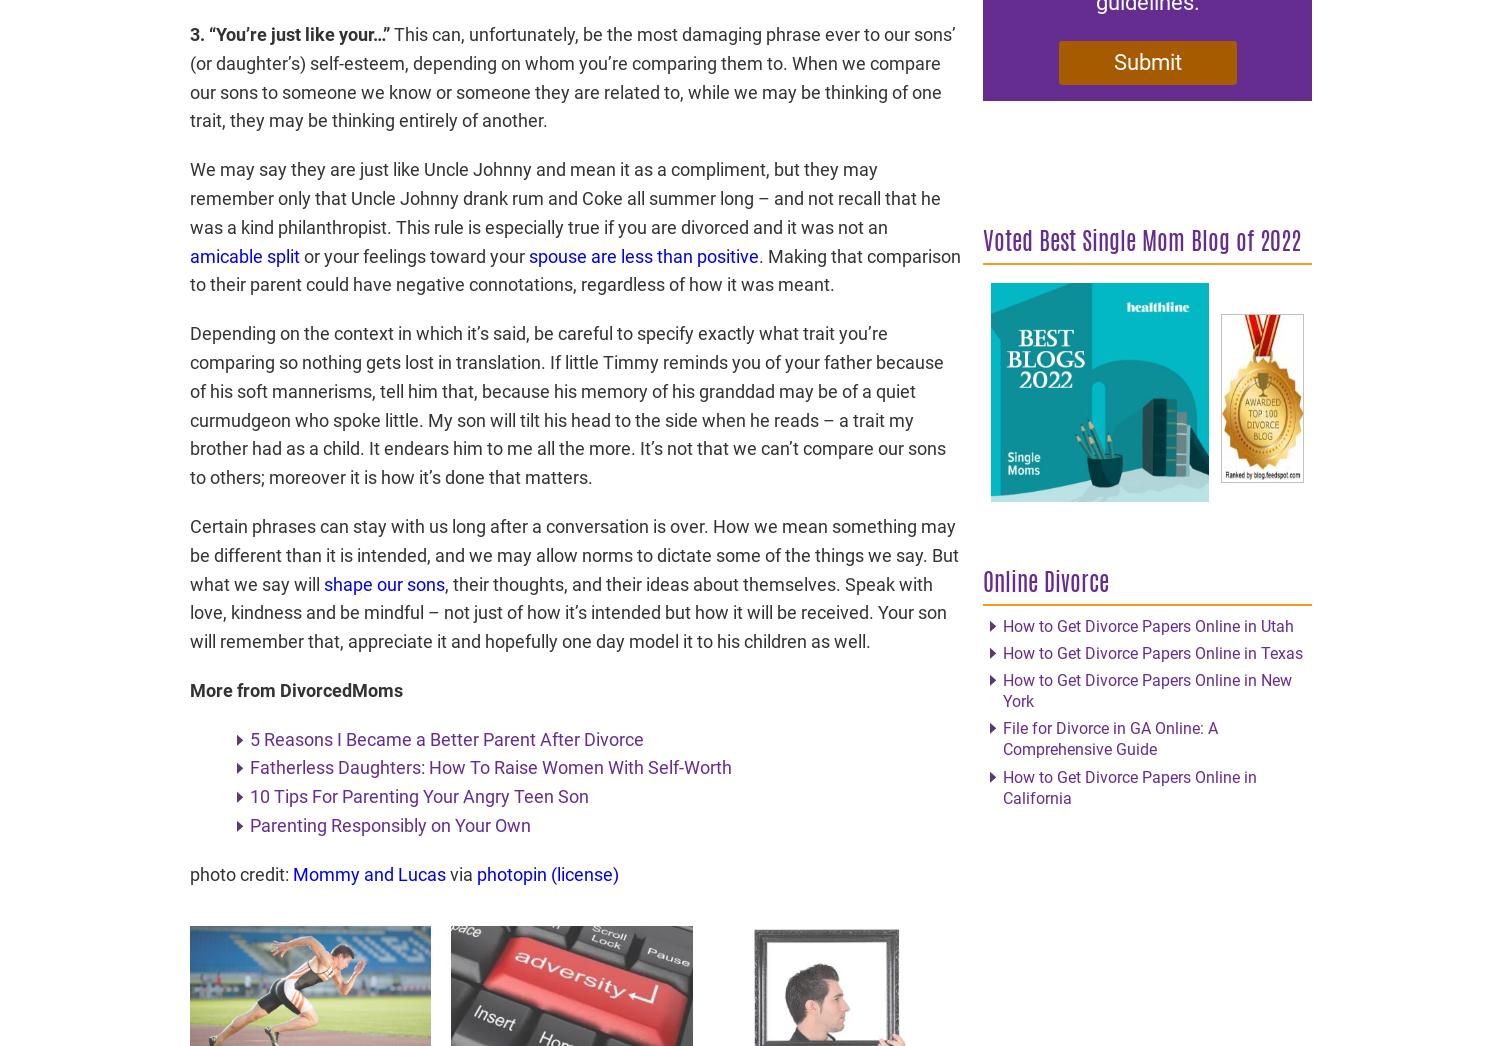 Image resolution: width=1500 pixels, height=1046 pixels. I want to click on ', their thoughts, and their ideas about themselves. Speak with love, kindness and be mindful – not just of how it’s intended but how it will be received. Your son will remember that, appreciate it and hopefully one day model it to his children as well.', so click(567, 612).